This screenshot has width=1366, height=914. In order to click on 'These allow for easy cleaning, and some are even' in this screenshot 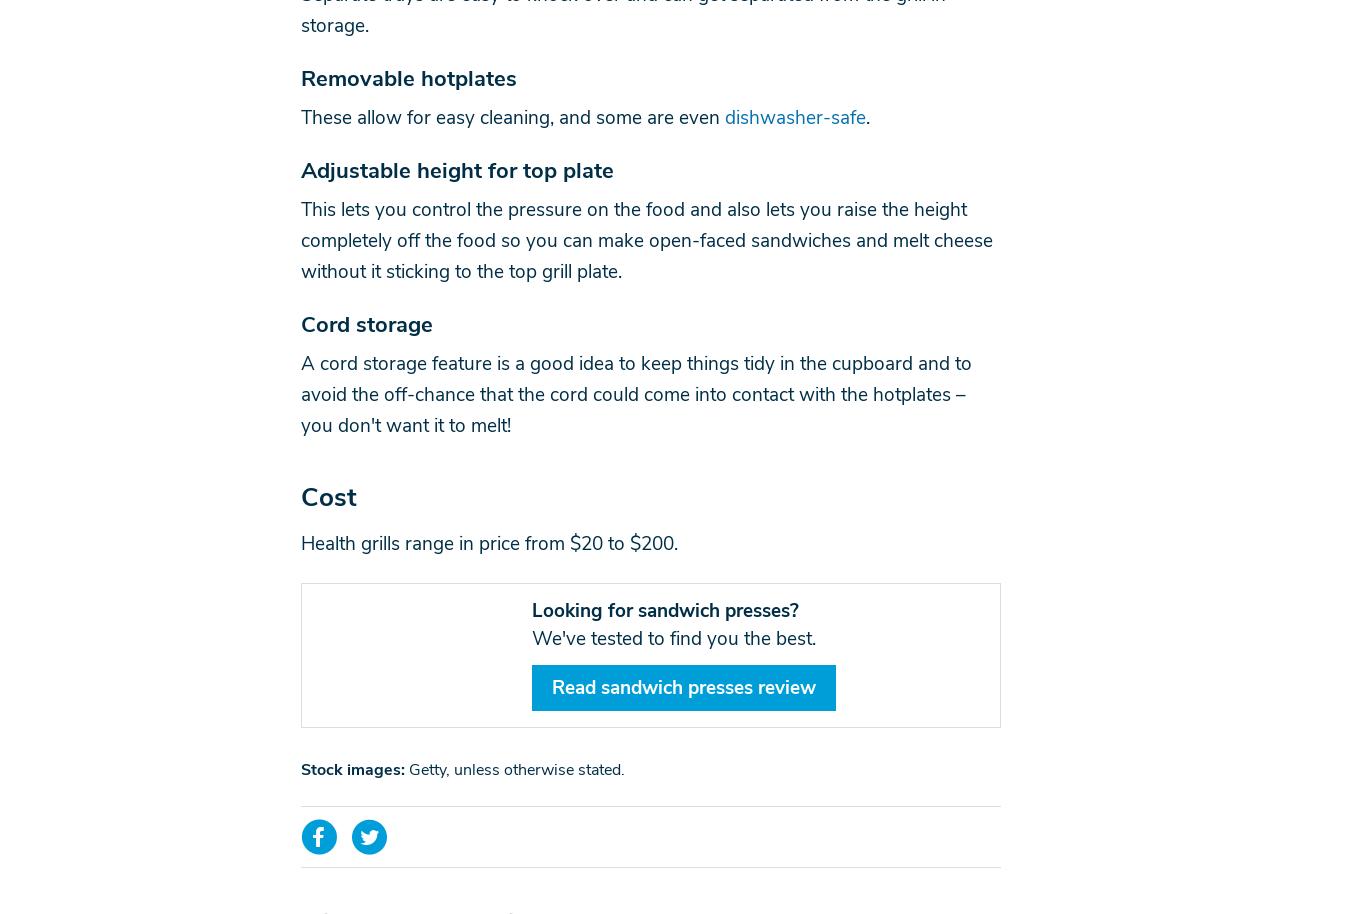, I will do `click(511, 117)`.